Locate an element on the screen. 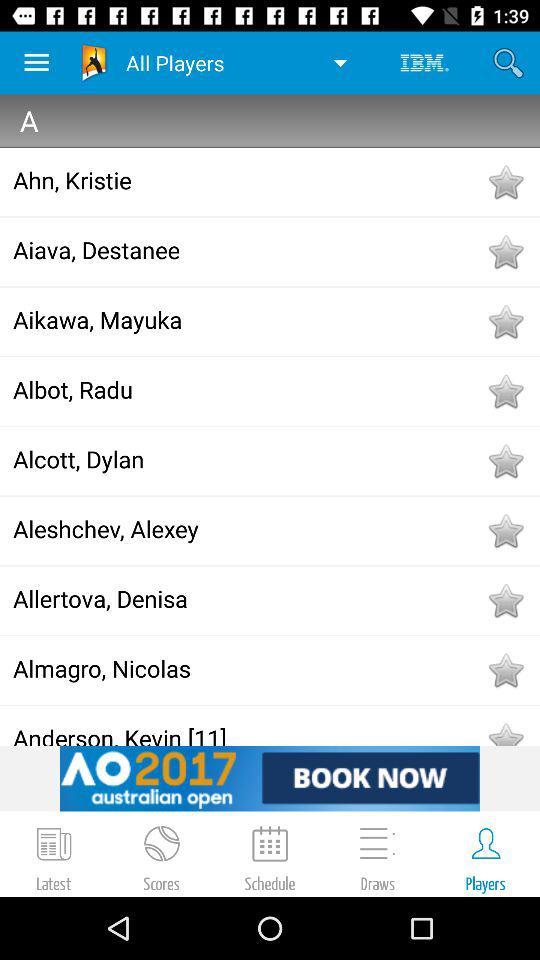 Image resolution: width=540 pixels, height=960 pixels. to favorites is located at coordinates (504, 600).